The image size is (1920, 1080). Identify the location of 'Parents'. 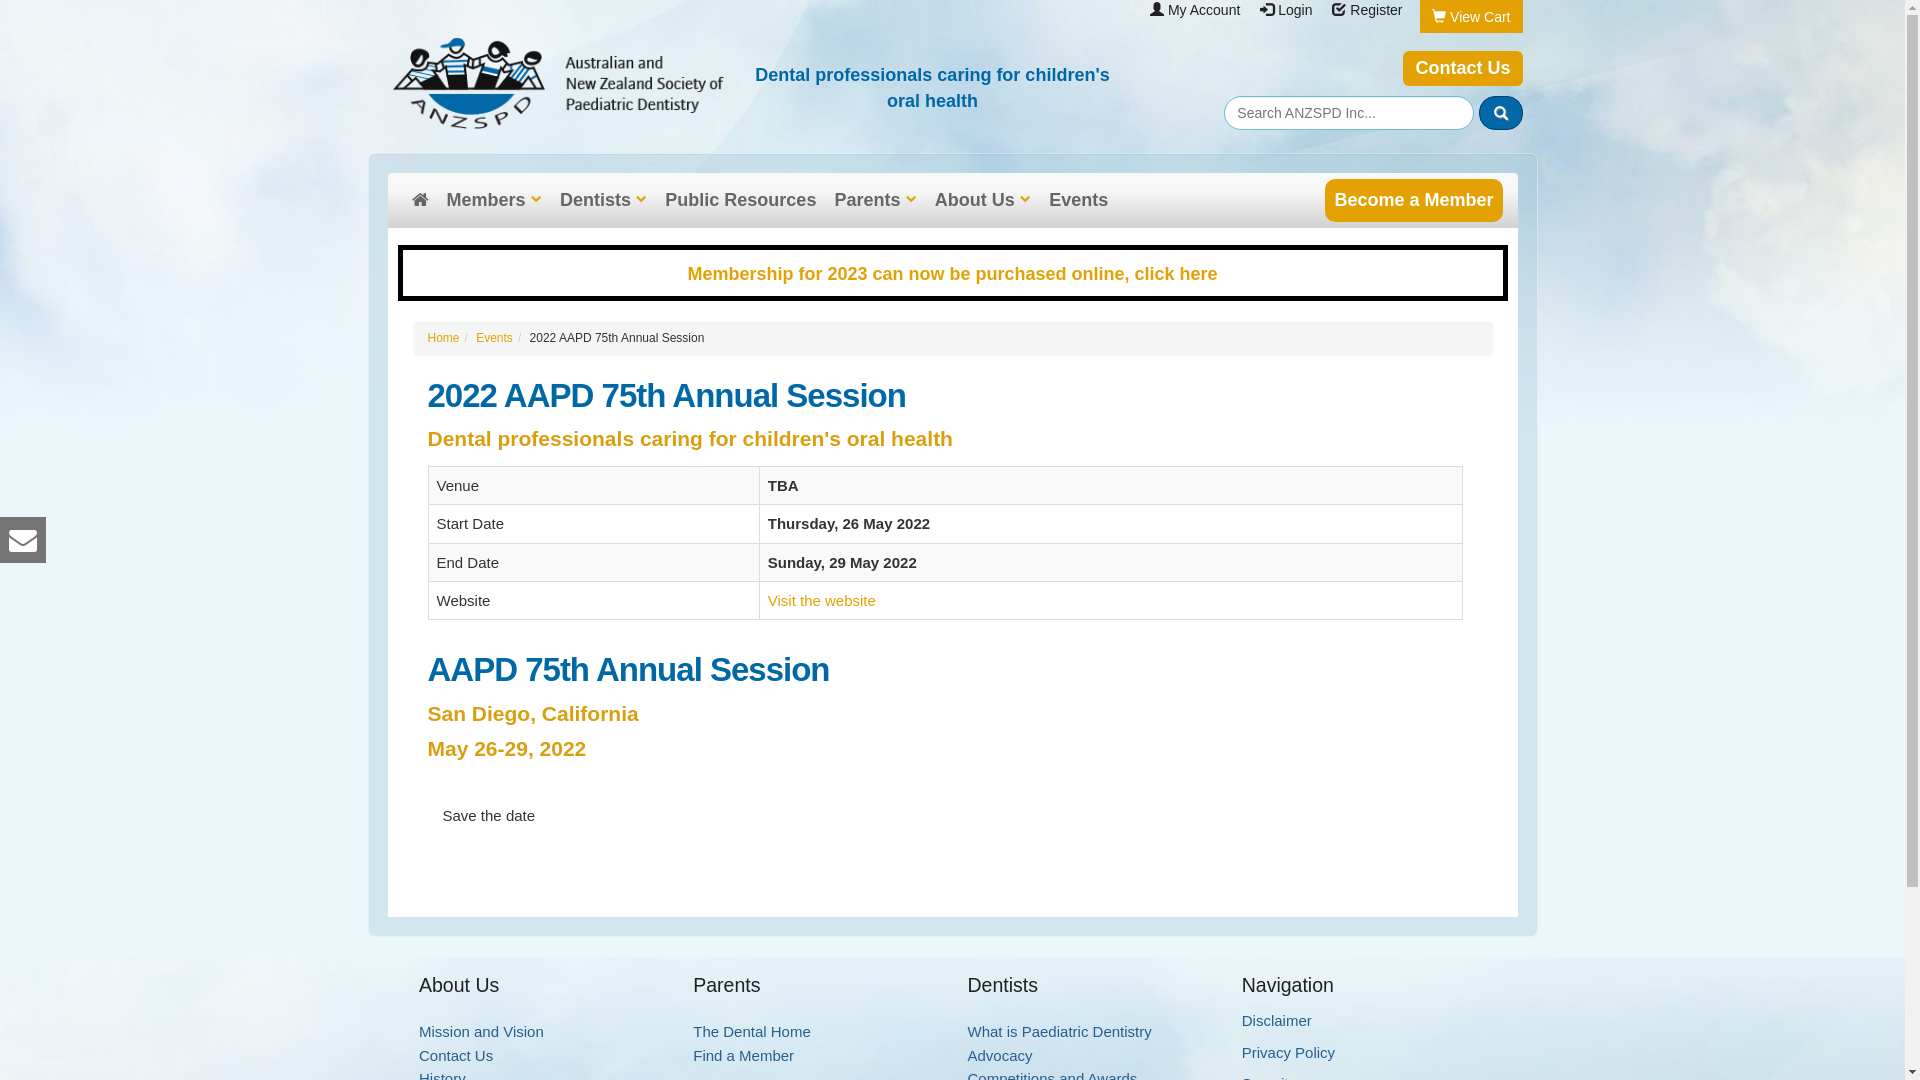
(874, 200).